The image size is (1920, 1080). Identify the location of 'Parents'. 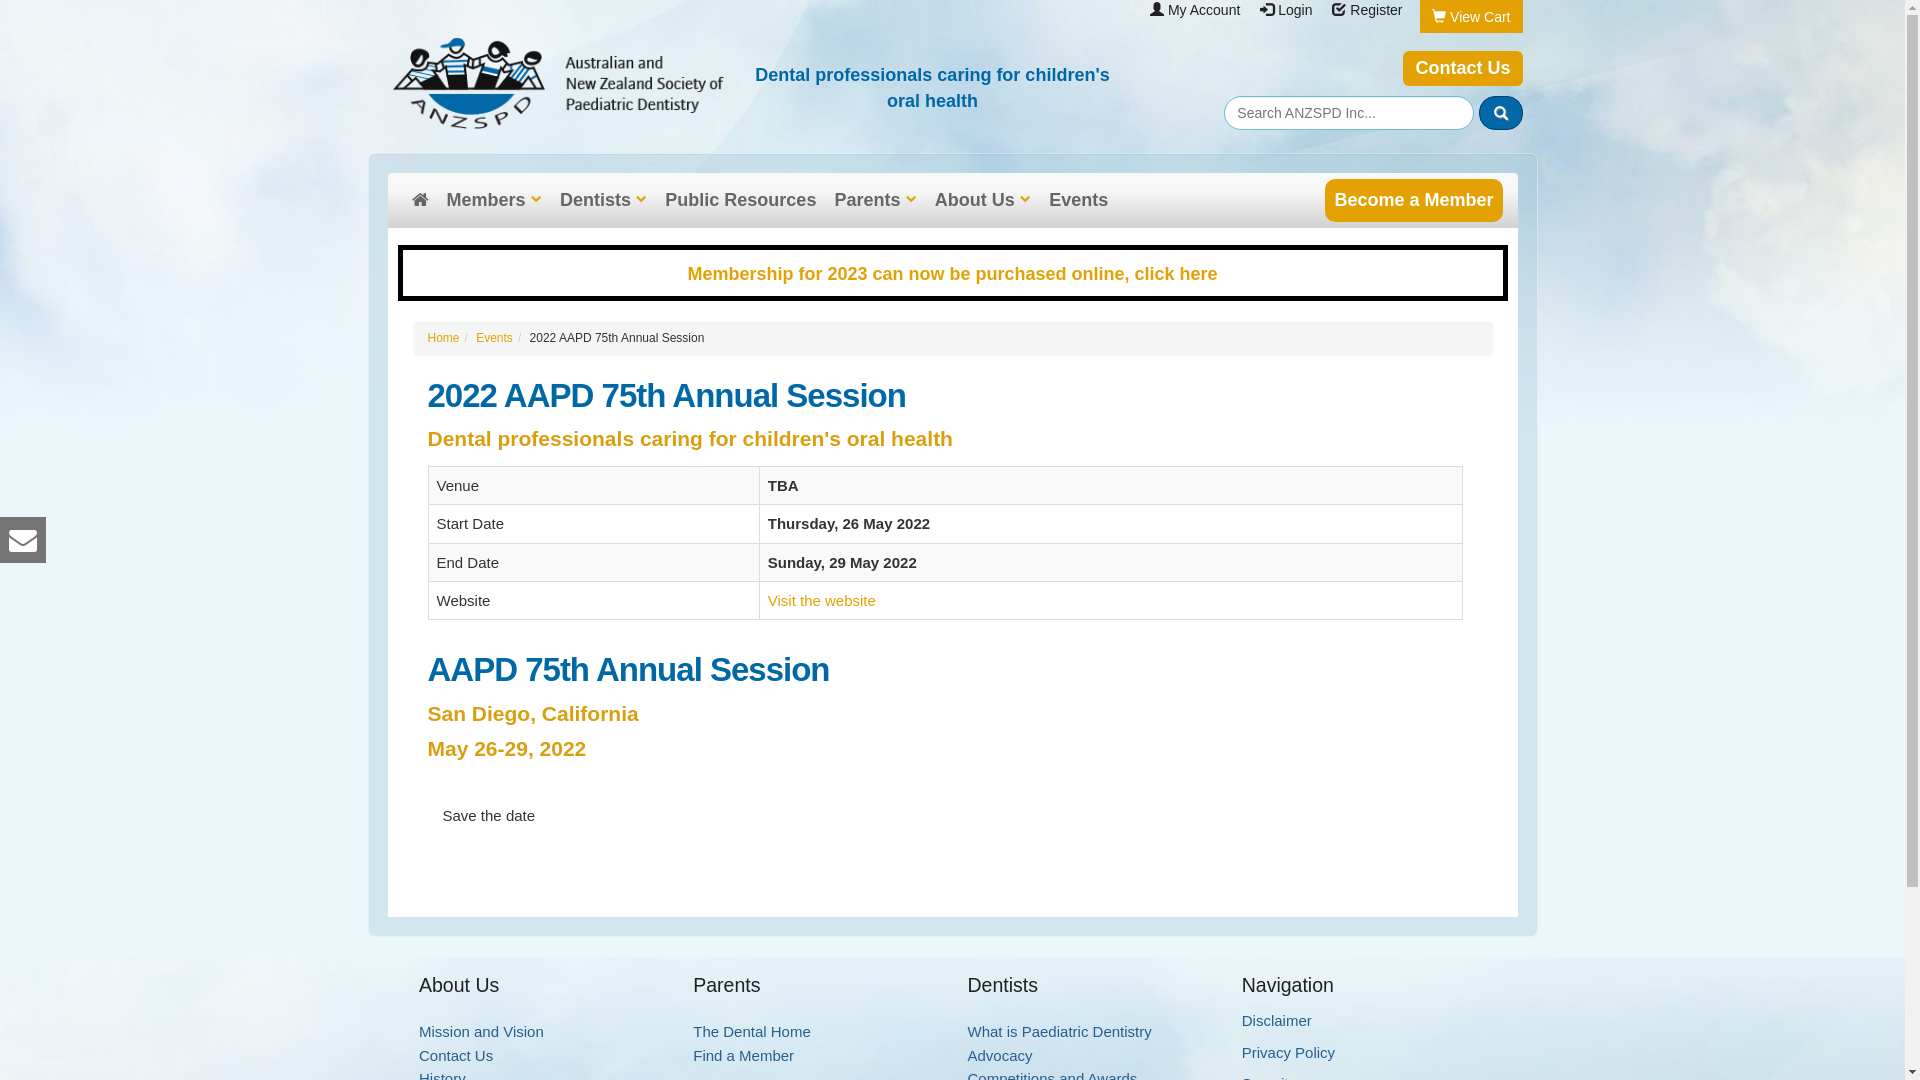
(874, 200).